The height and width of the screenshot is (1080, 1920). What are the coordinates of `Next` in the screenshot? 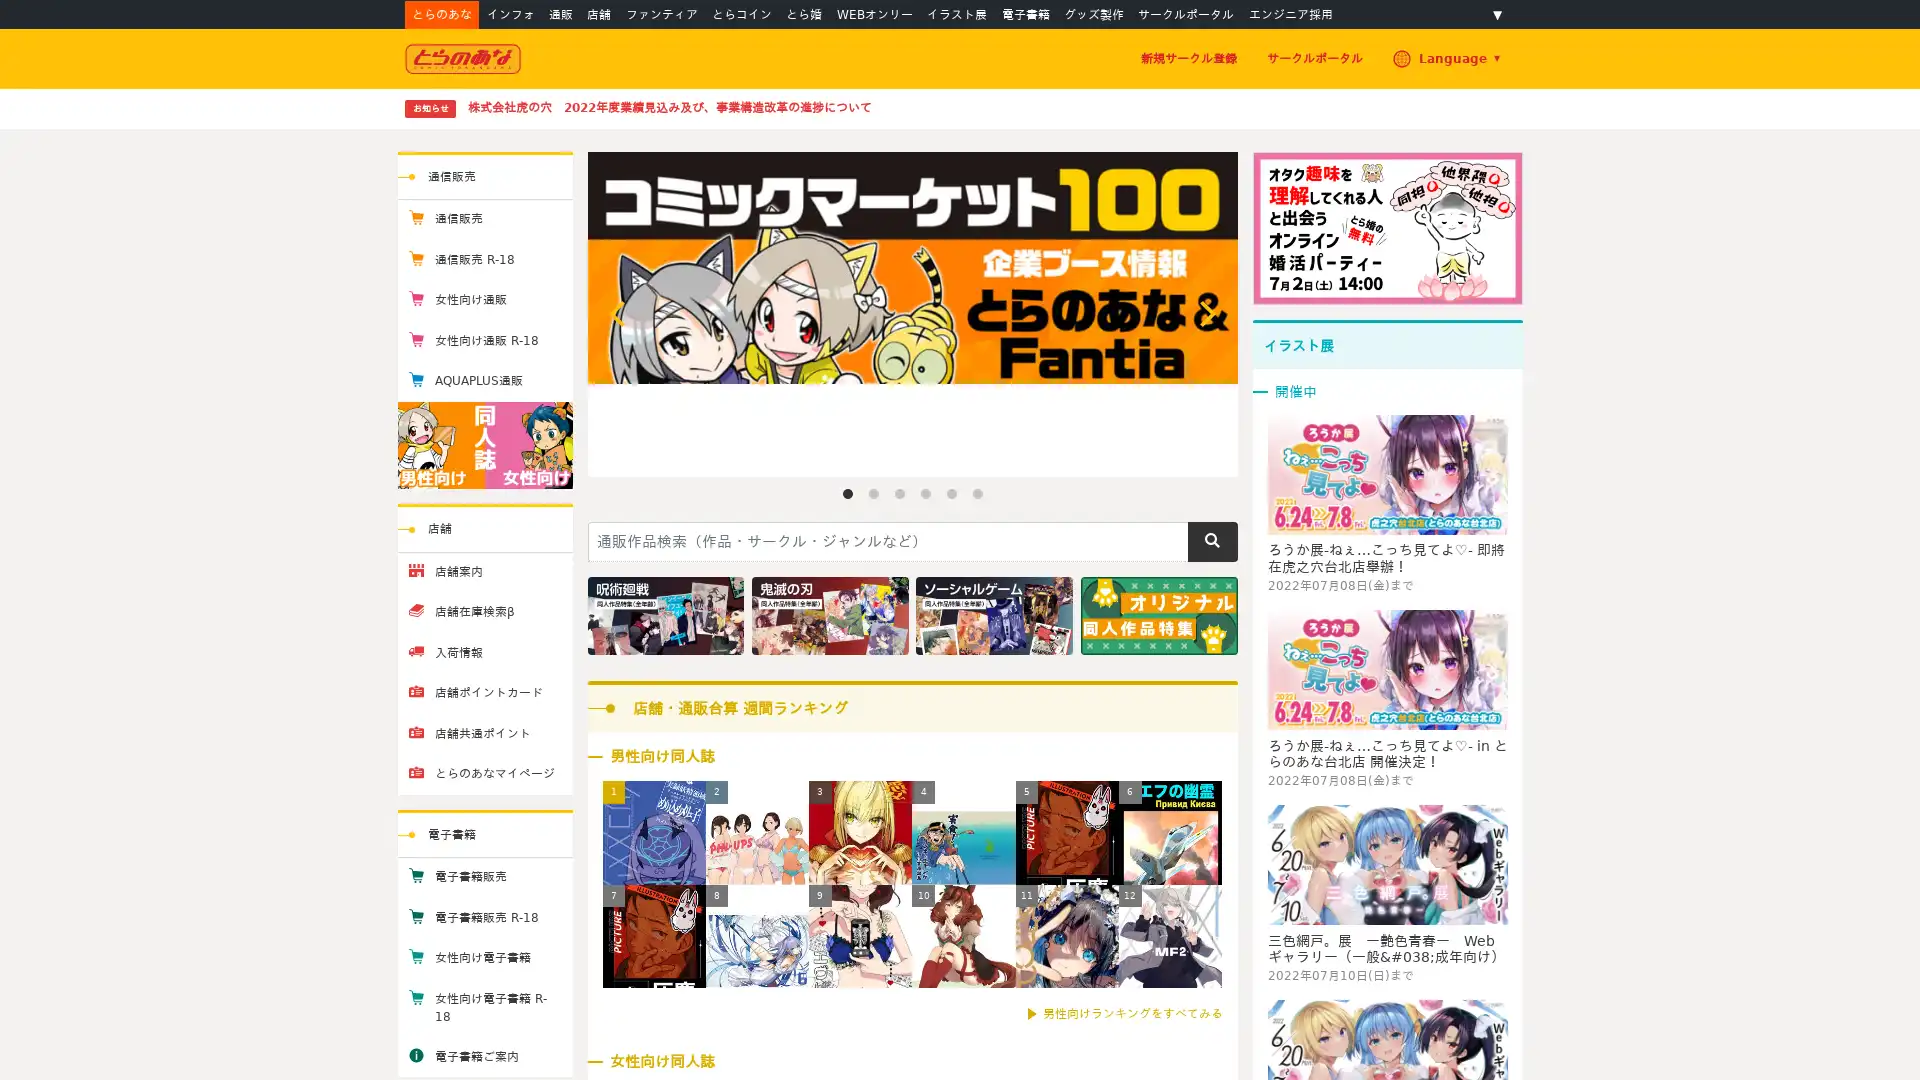 It's located at (1203, 313).